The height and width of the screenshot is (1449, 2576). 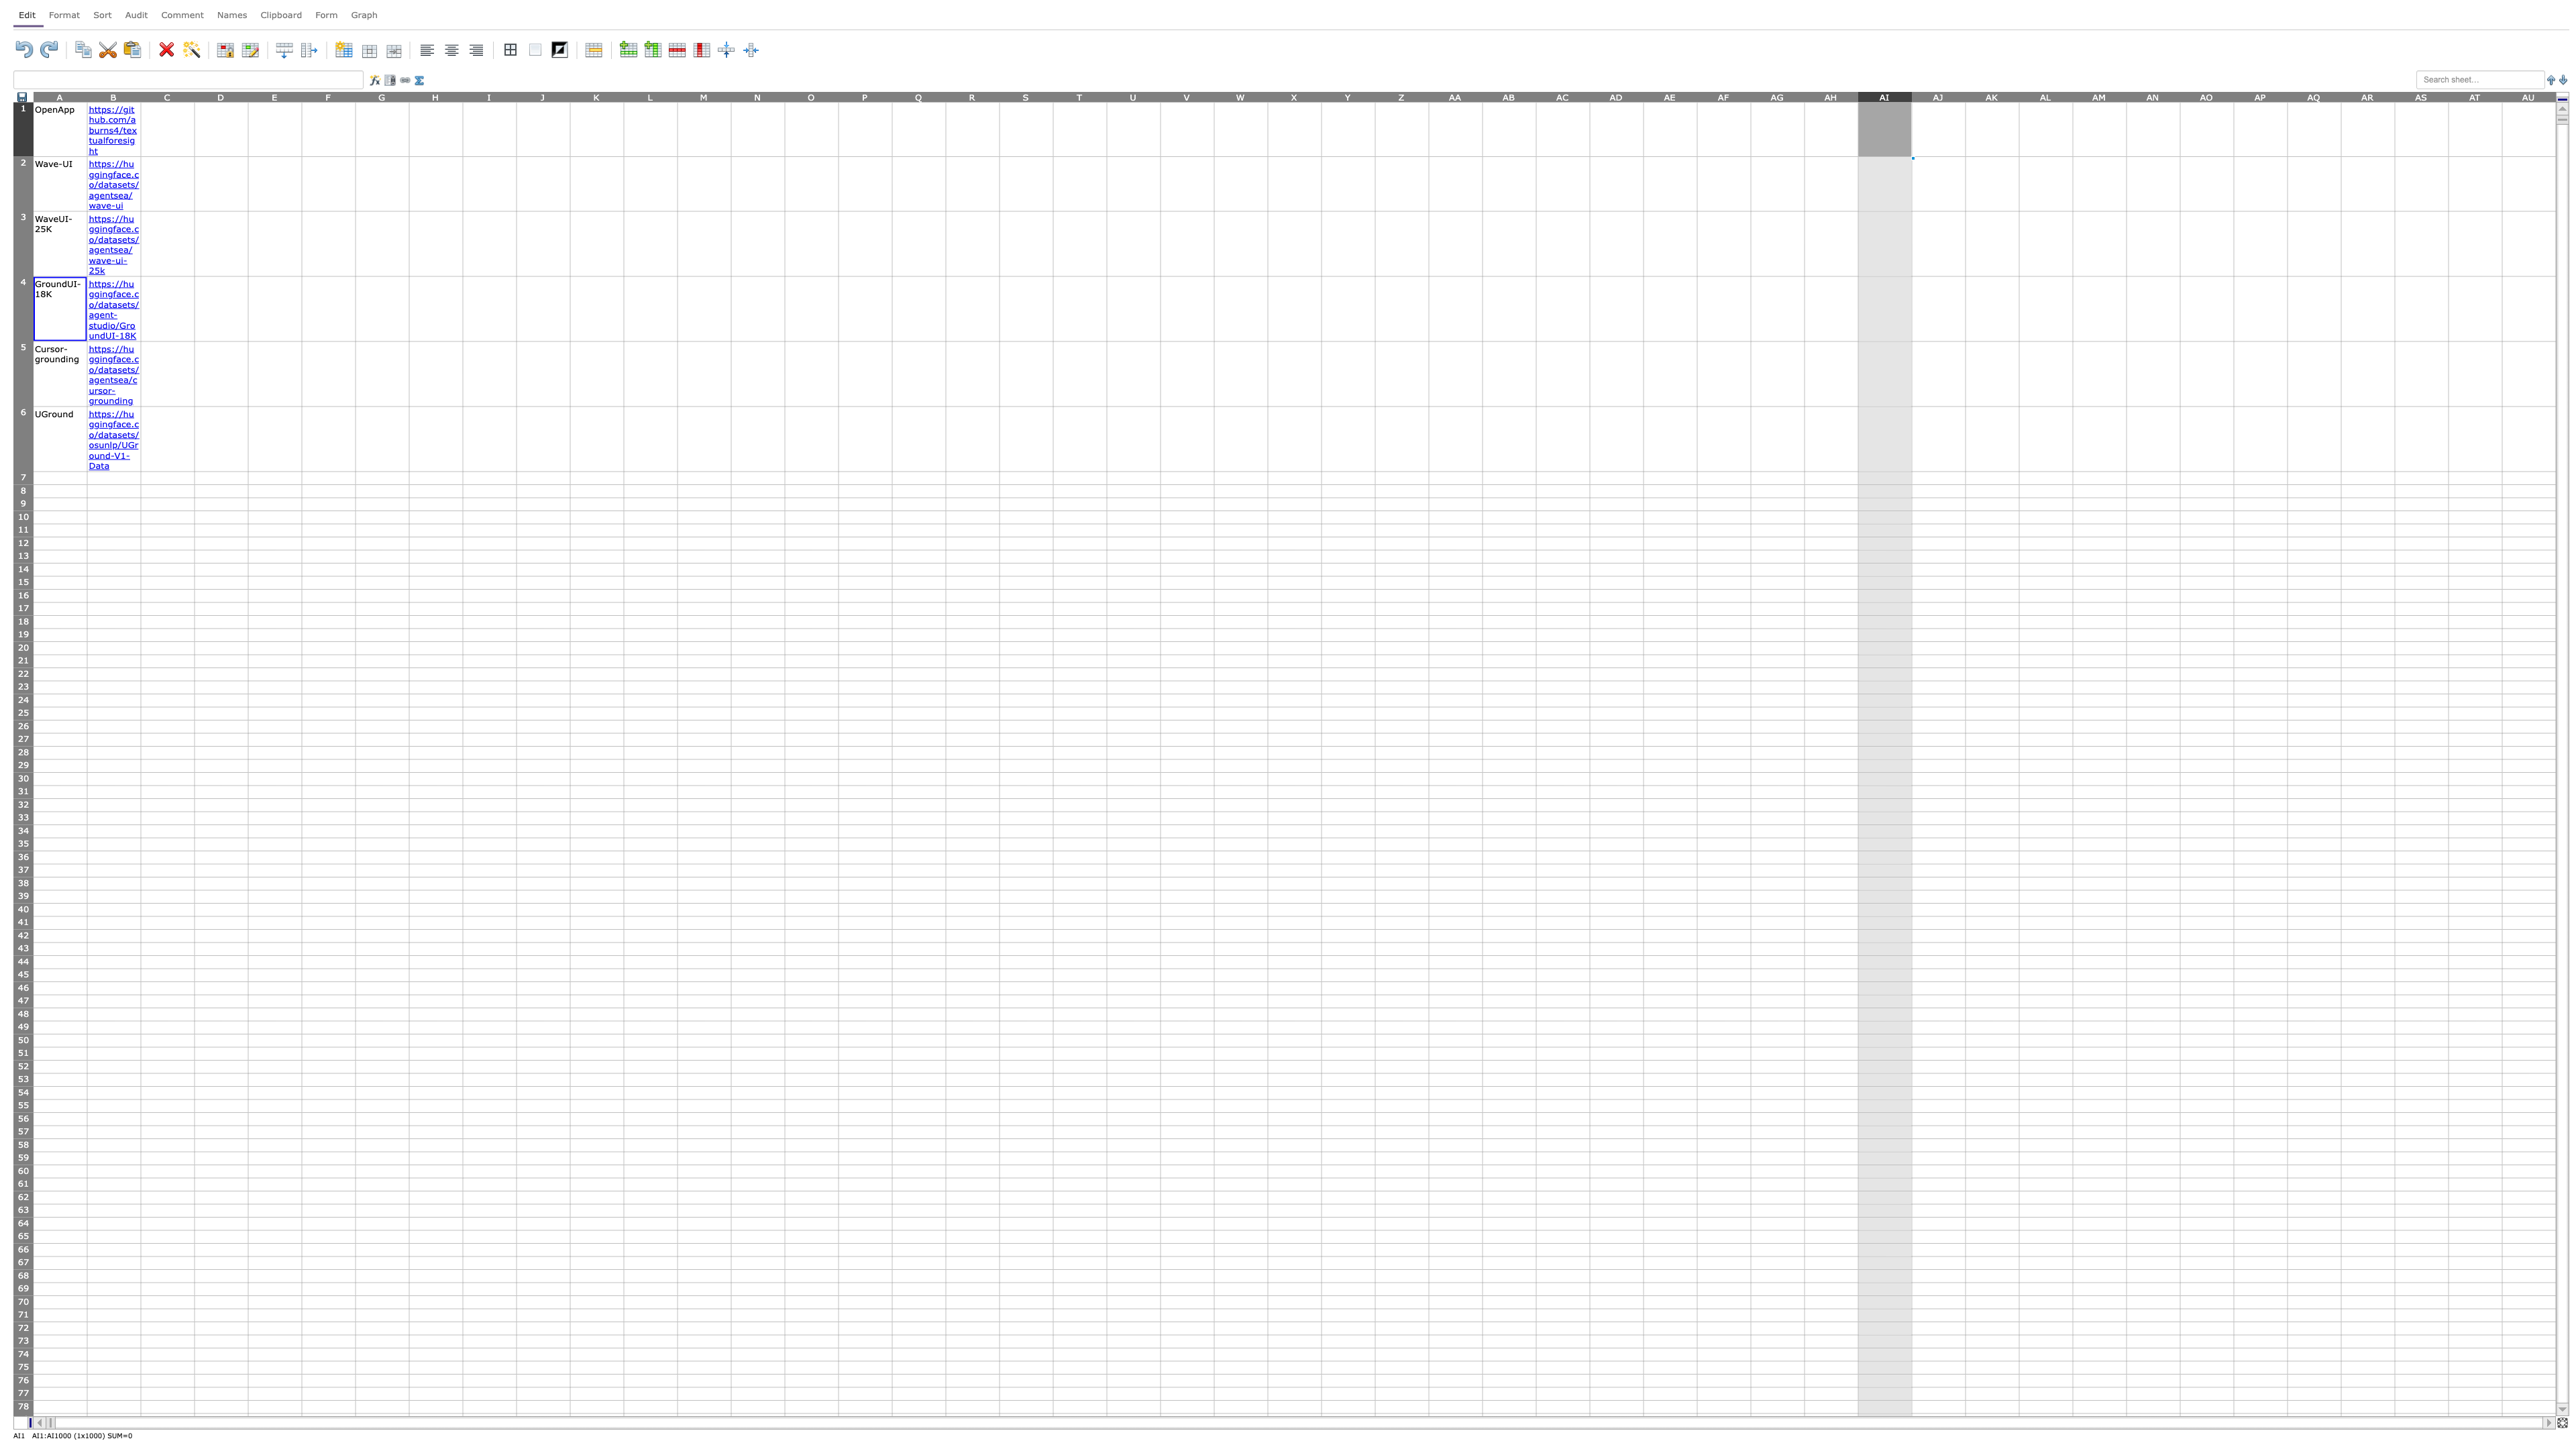 What do you see at coordinates (1990, 95) in the screenshot?
I see `column AK` at bounding box center [1990, 95].